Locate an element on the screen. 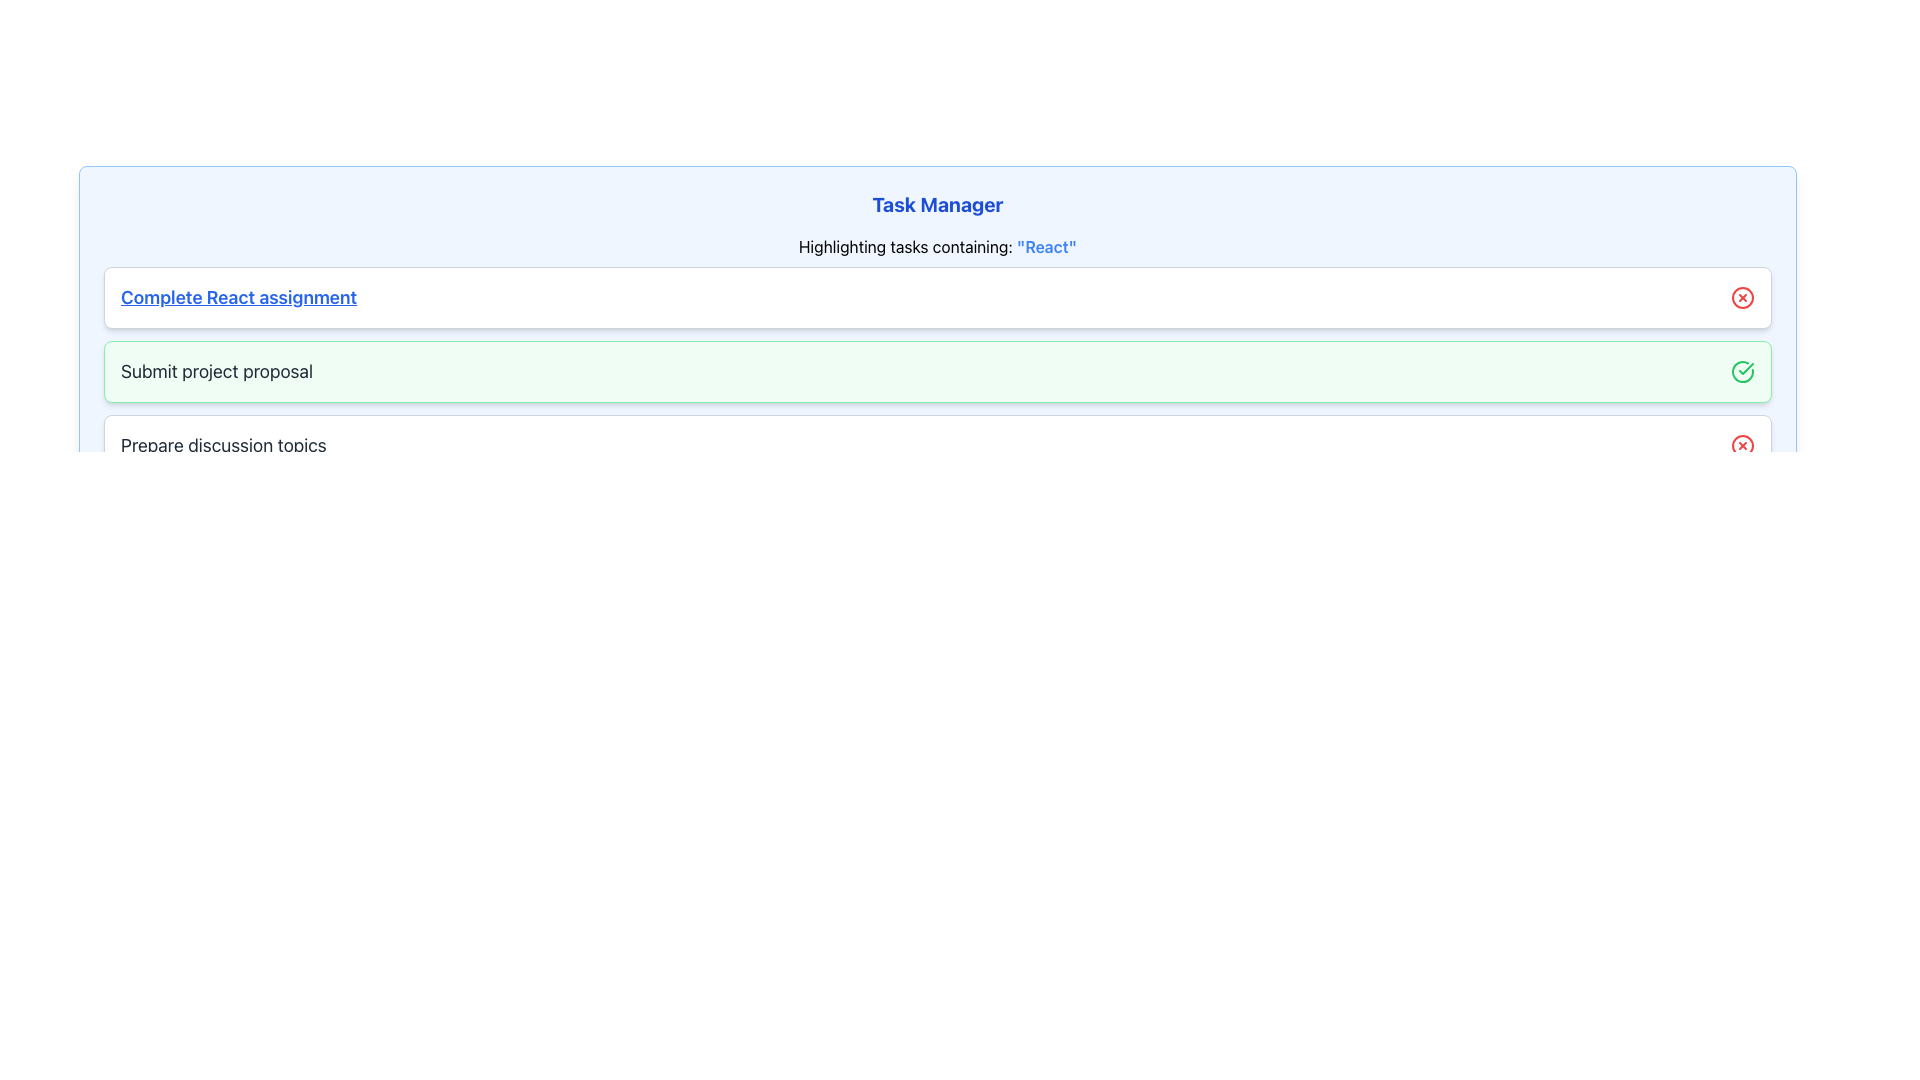 Image resolution: width=1920 pixels, height=1080 pixels. the green circular SVG icon with a check mark indicating a confirmation status, located to the right of the 'Submit project proposal' task row is located at coordinates (1741, 371).